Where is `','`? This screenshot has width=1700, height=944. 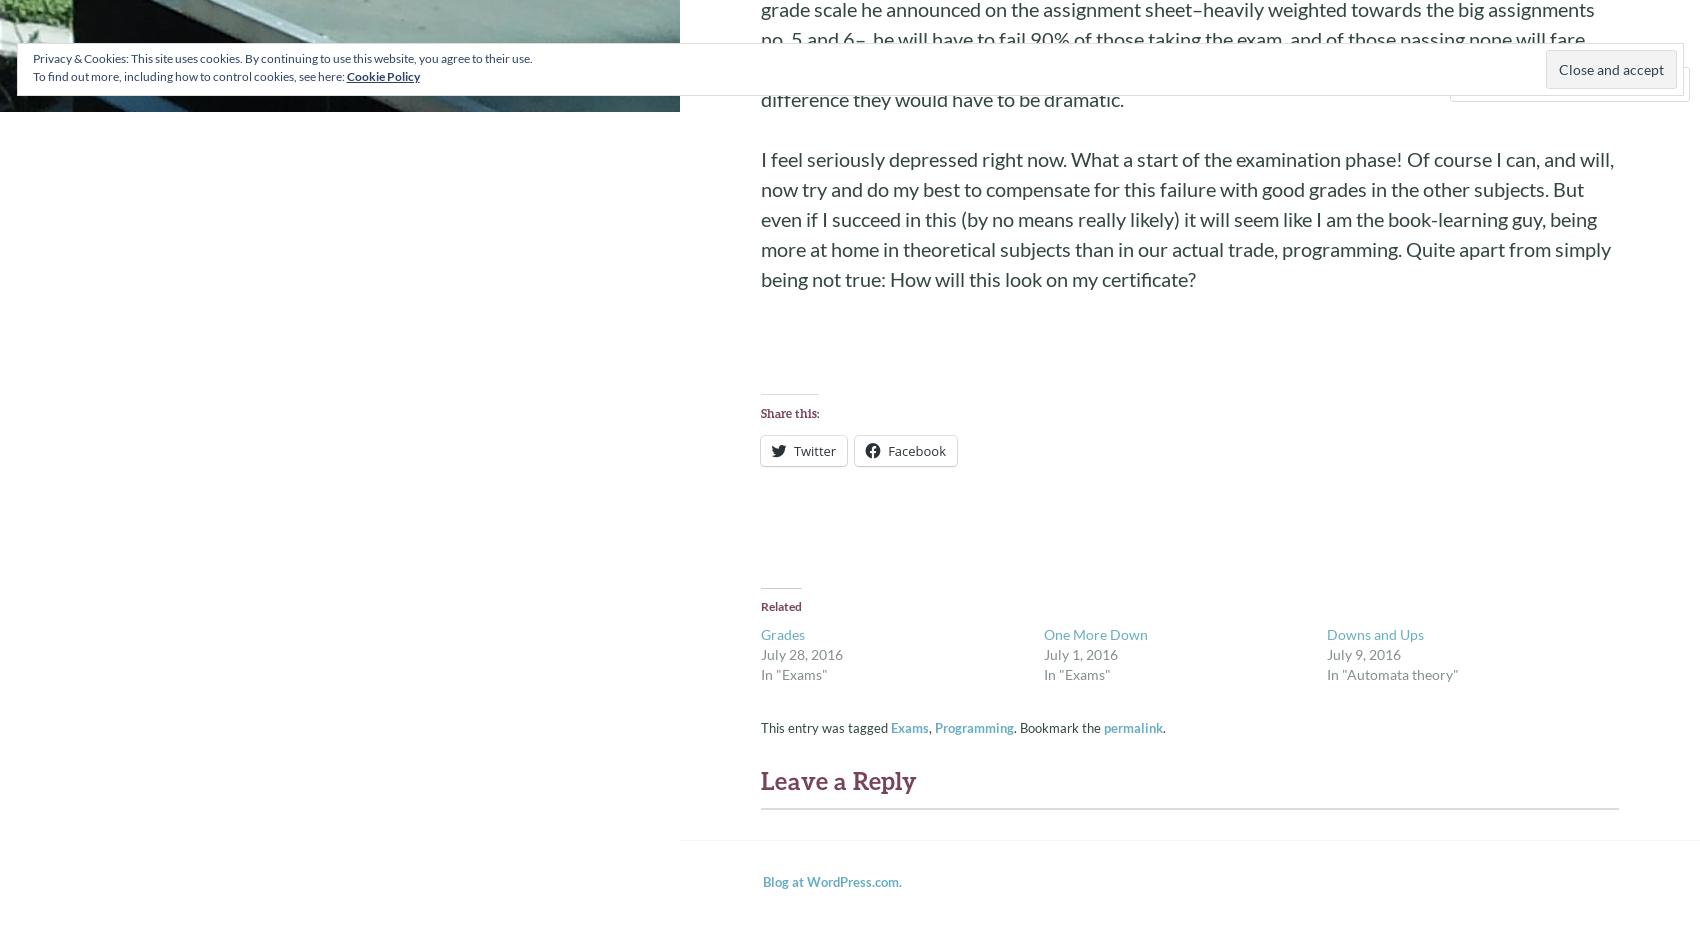 ',' is located at coordinates (931, 728).